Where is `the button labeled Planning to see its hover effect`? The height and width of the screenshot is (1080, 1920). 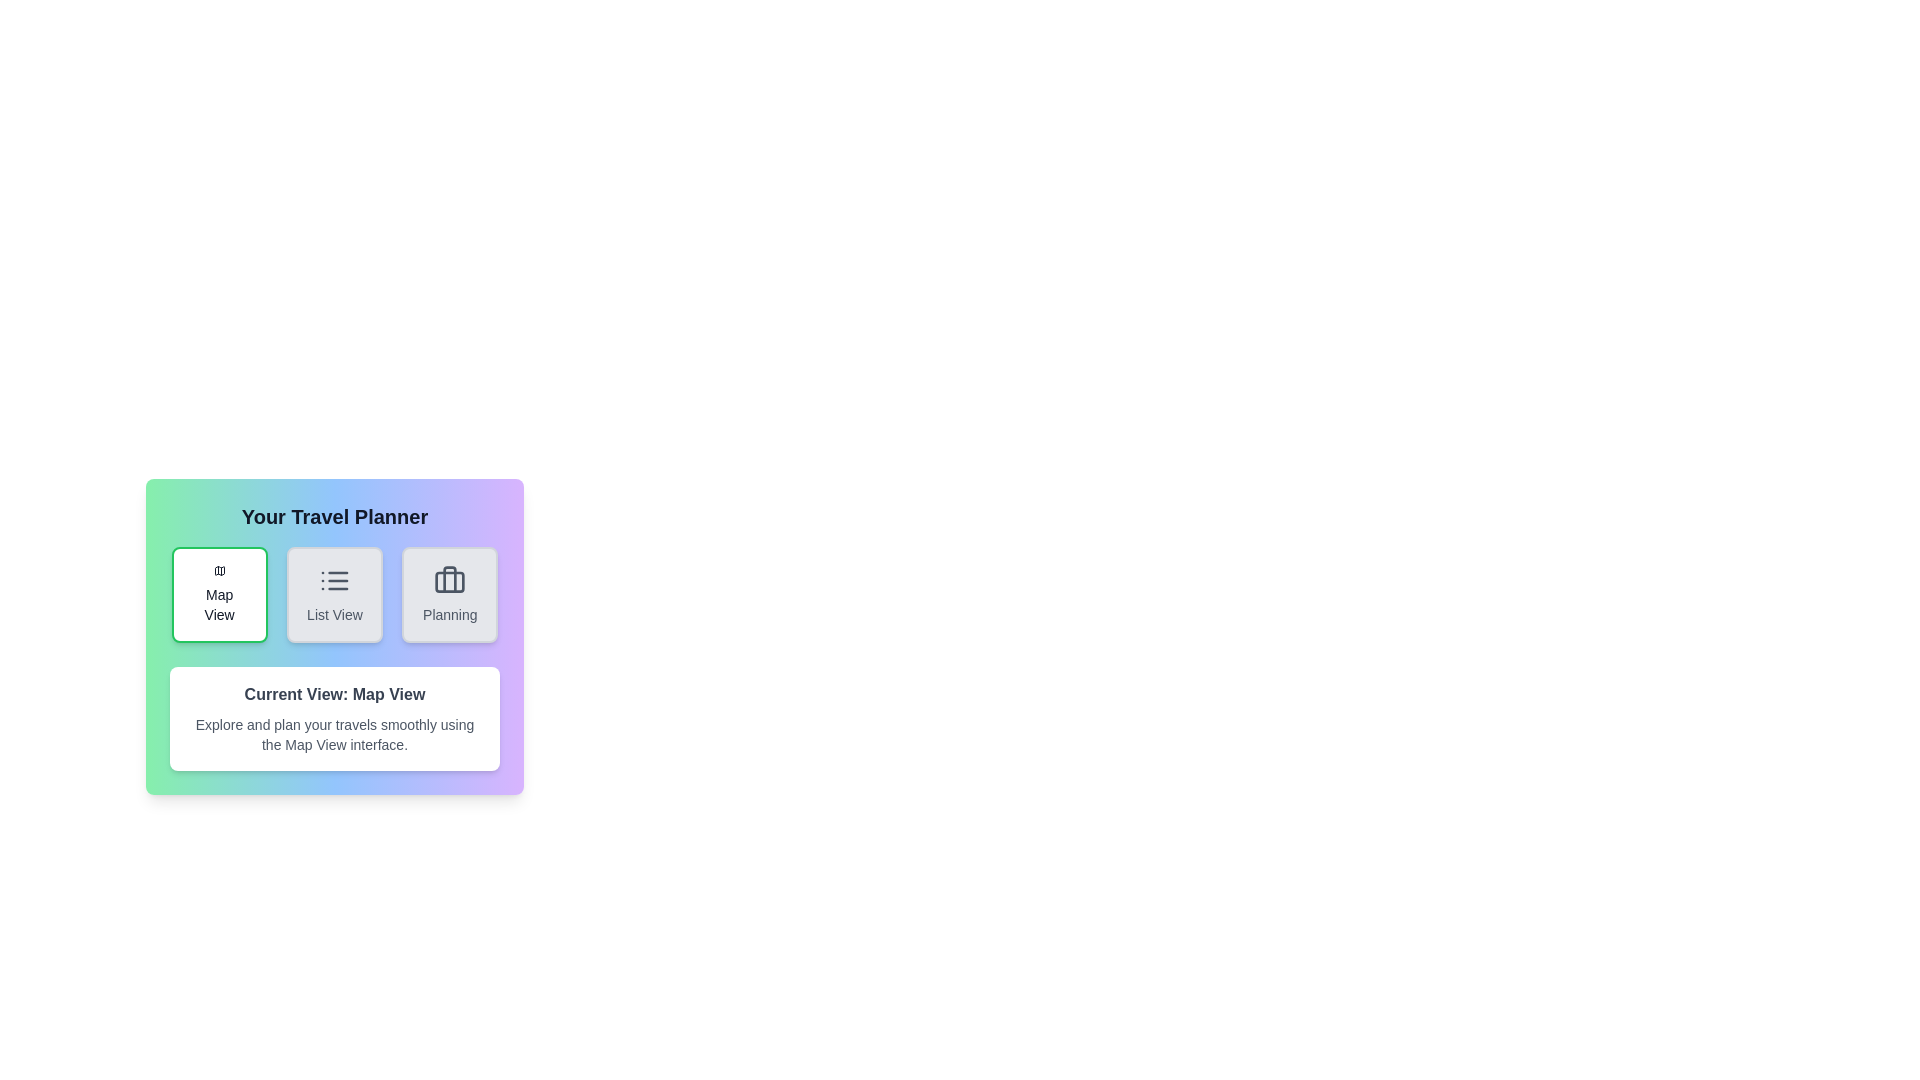 the button labeled Planning to see its hover effect is located at coordinates (449, 593).